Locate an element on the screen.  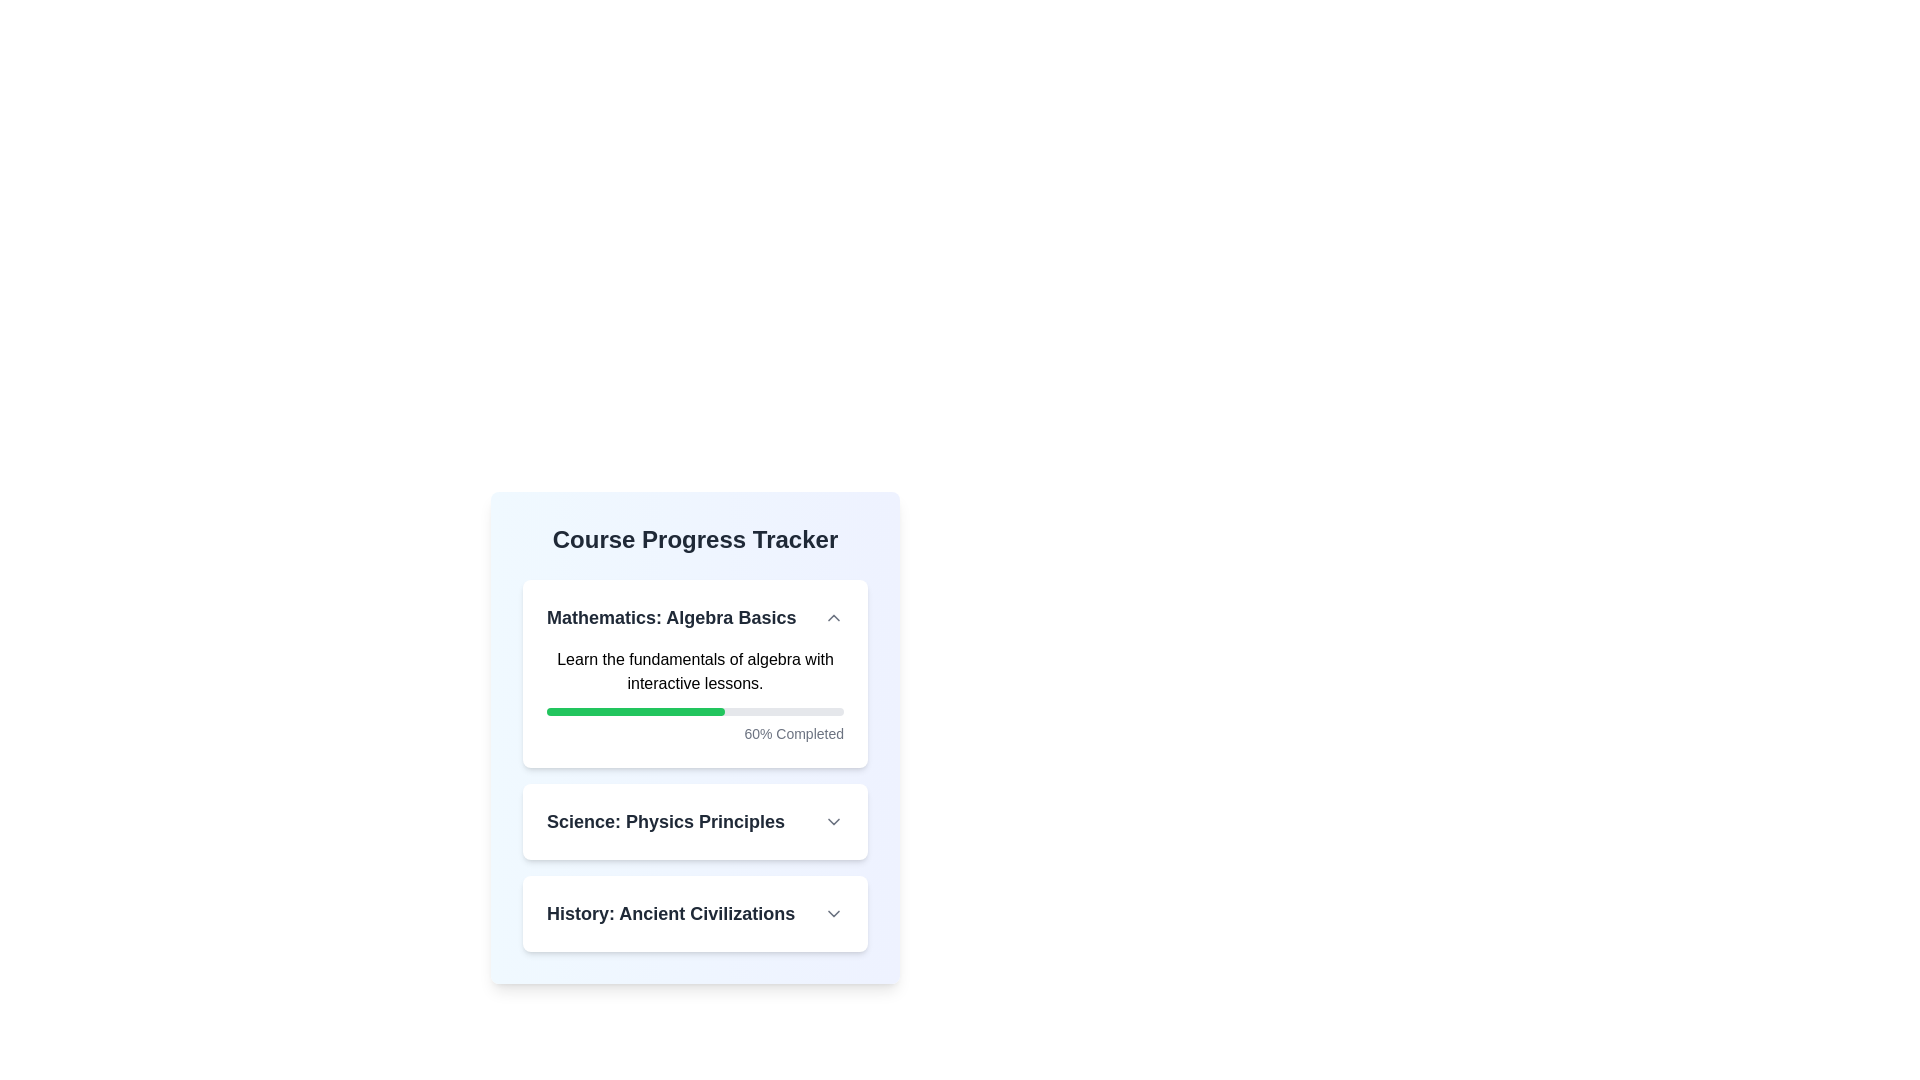
the first course progress tracker item for 'Mathematics: Algebra Basics' is located at coordinates (695, 765).